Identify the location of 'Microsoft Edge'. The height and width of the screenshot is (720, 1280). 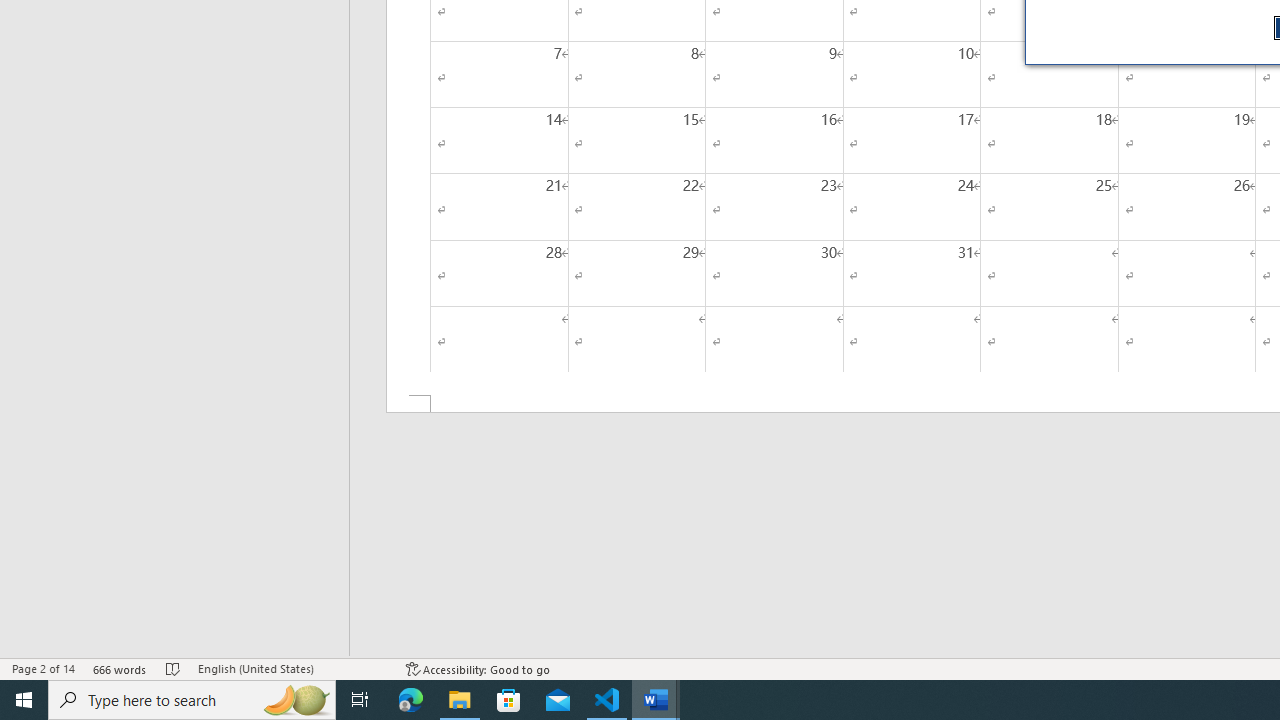
(410, 698).